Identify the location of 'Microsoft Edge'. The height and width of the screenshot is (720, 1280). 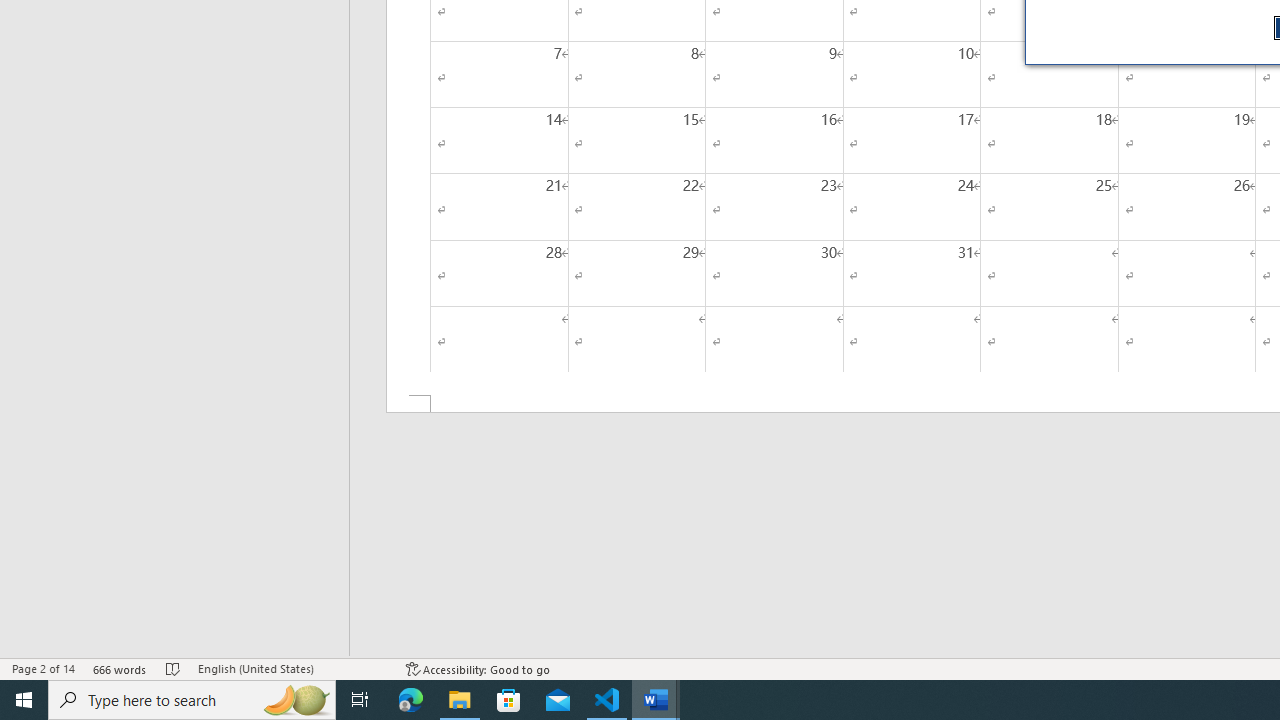
(410, 698).